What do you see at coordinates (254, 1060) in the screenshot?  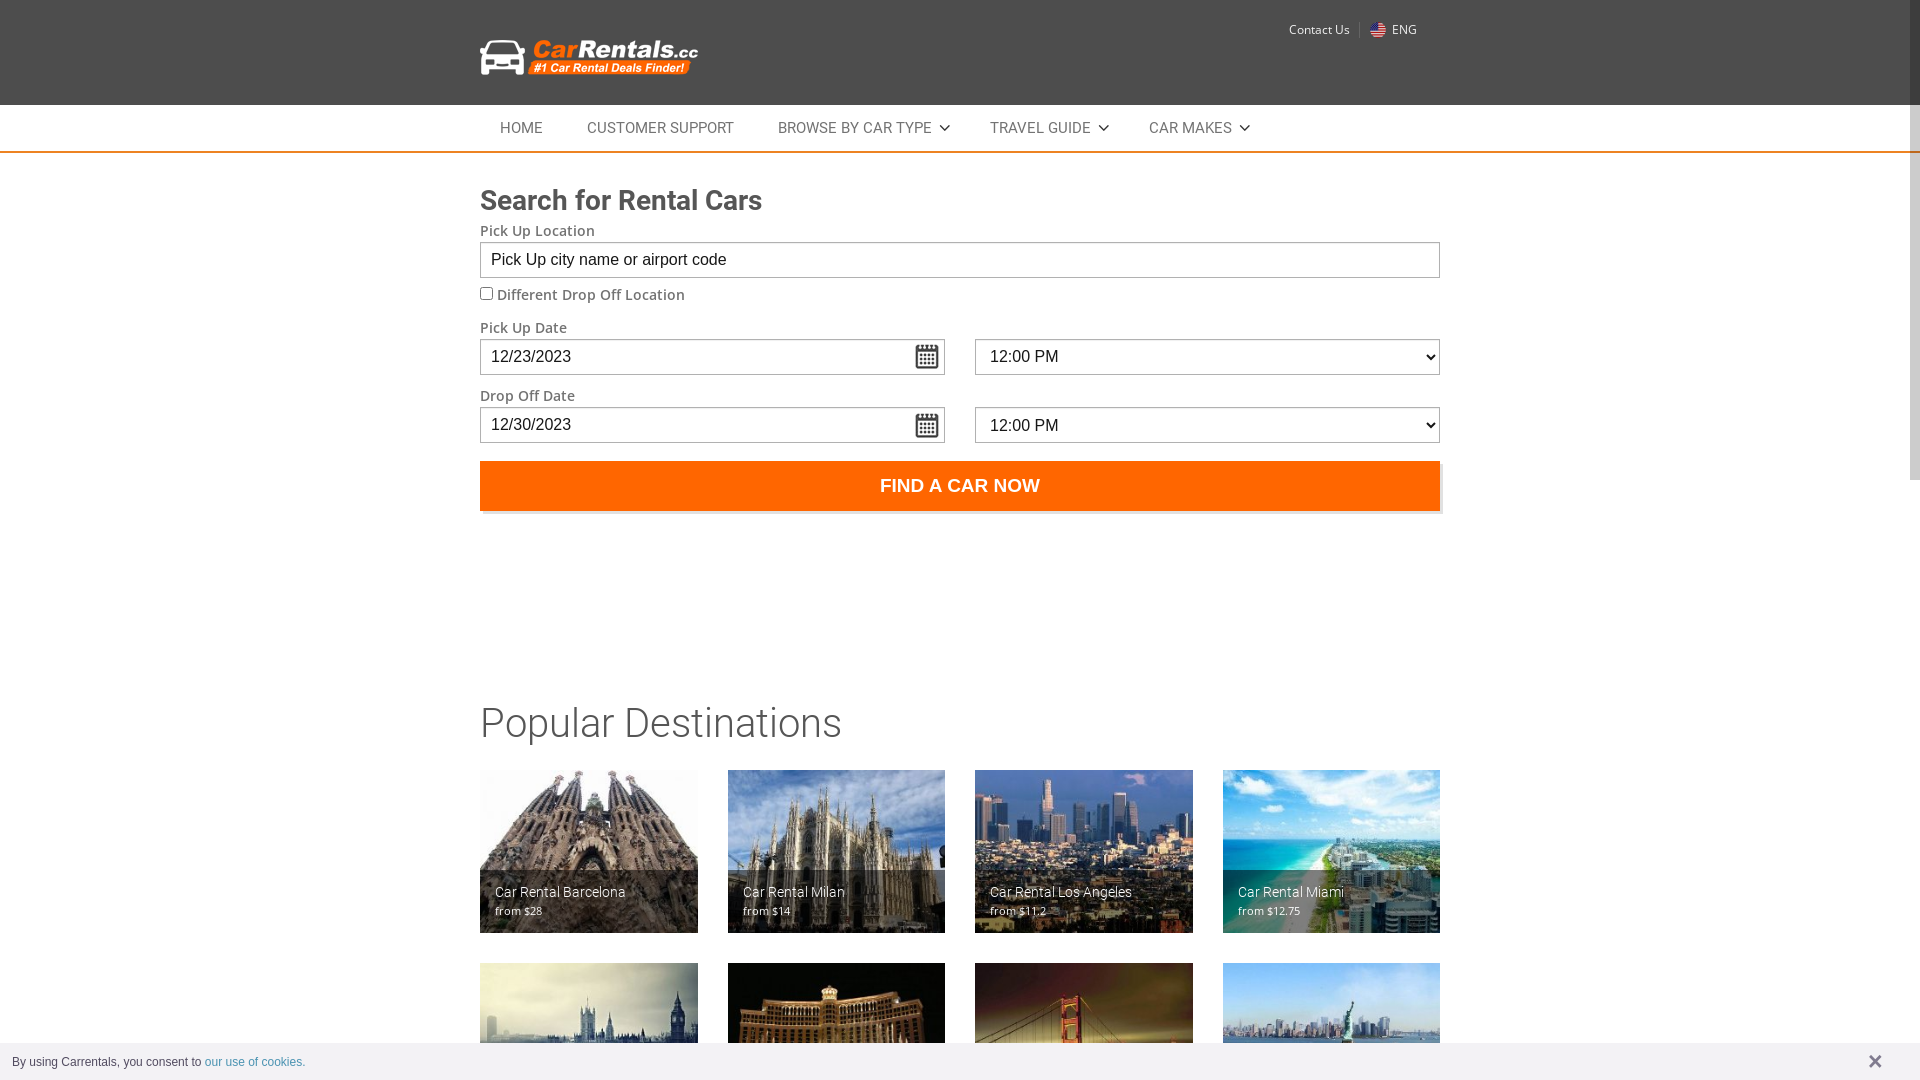 I see `'our use of cookies.'` at bounding box center [254, 1060].